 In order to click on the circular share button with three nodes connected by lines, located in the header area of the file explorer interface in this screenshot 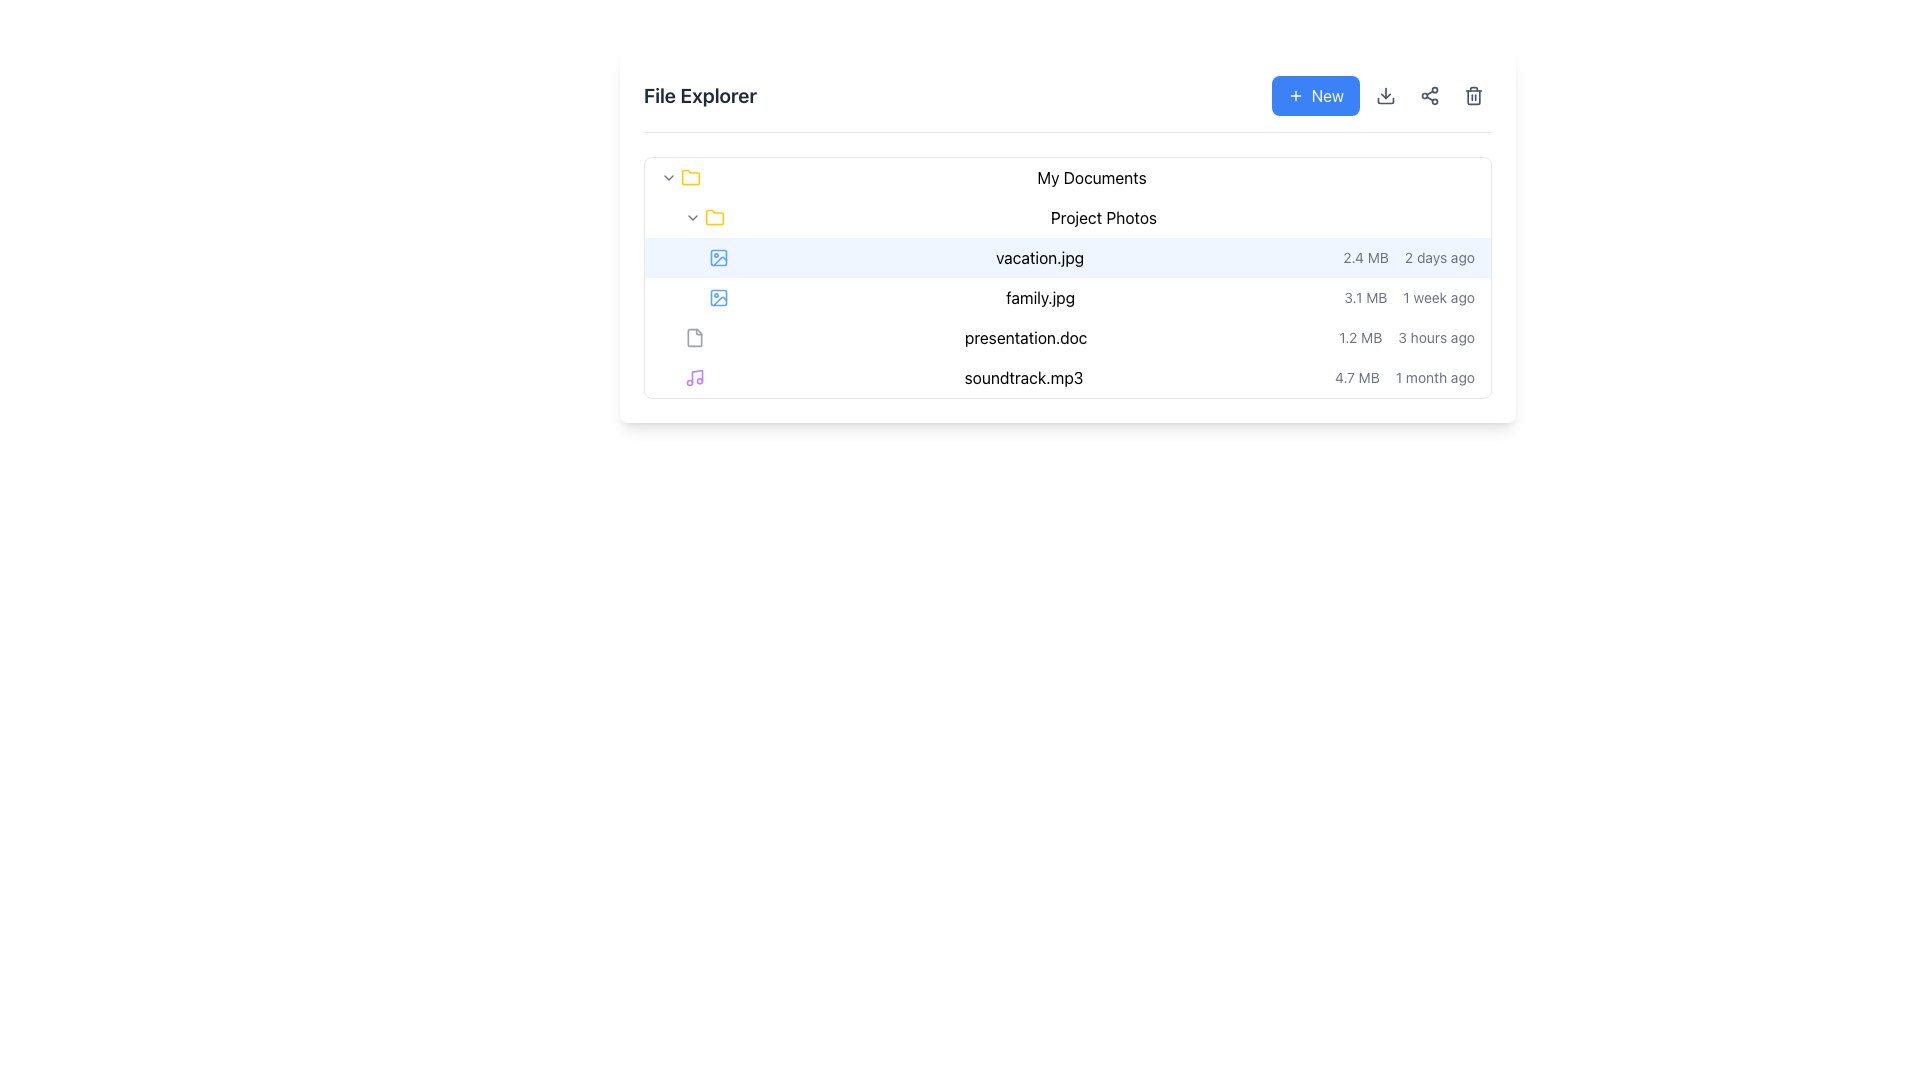, I will do `click(1429, 96)`.